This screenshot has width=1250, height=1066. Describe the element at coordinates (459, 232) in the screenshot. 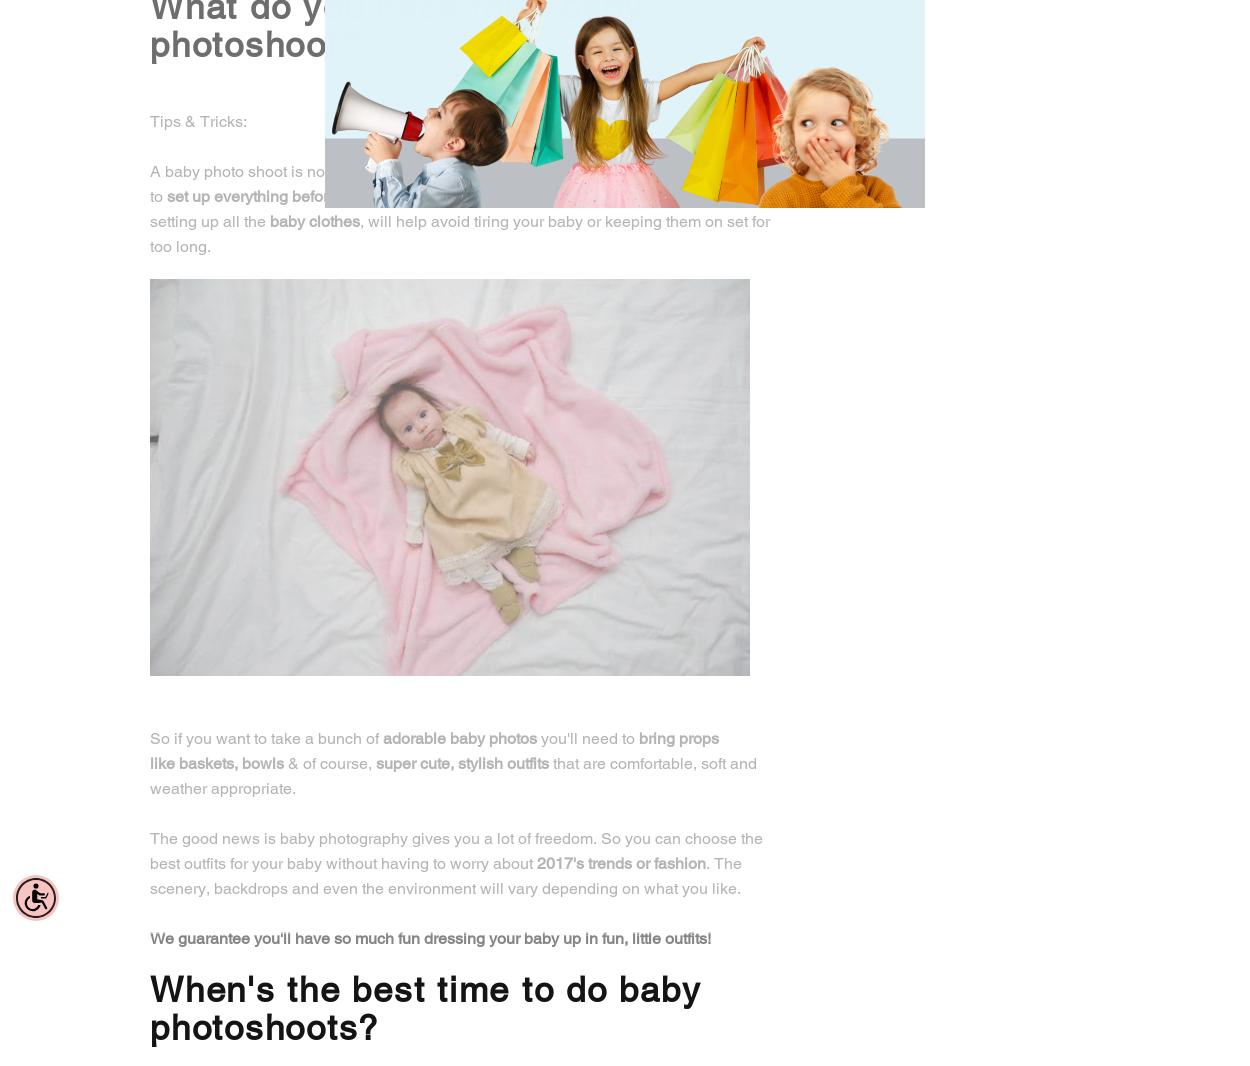

I see `', will help avoid tiring your baby or keeping them on set for too long.'` at that location.